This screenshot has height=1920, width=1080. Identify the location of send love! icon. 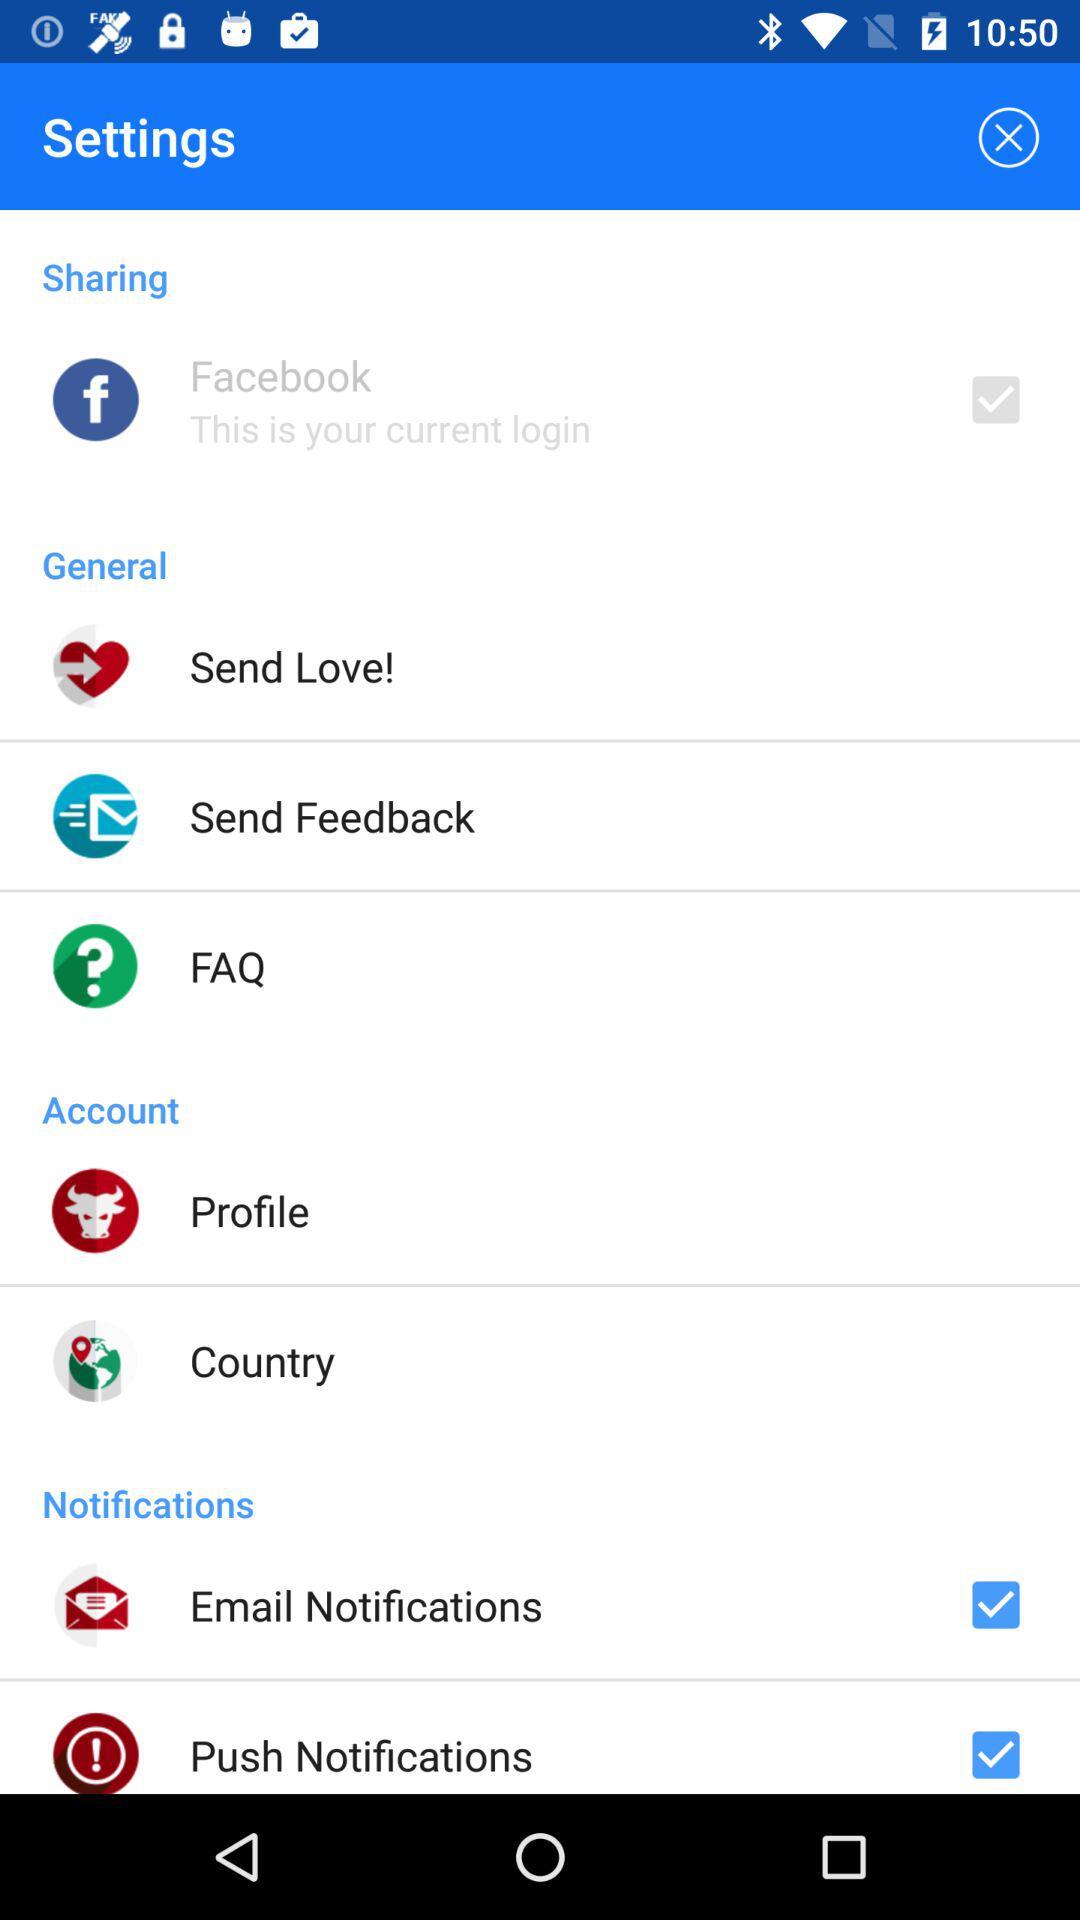
(292, 666).